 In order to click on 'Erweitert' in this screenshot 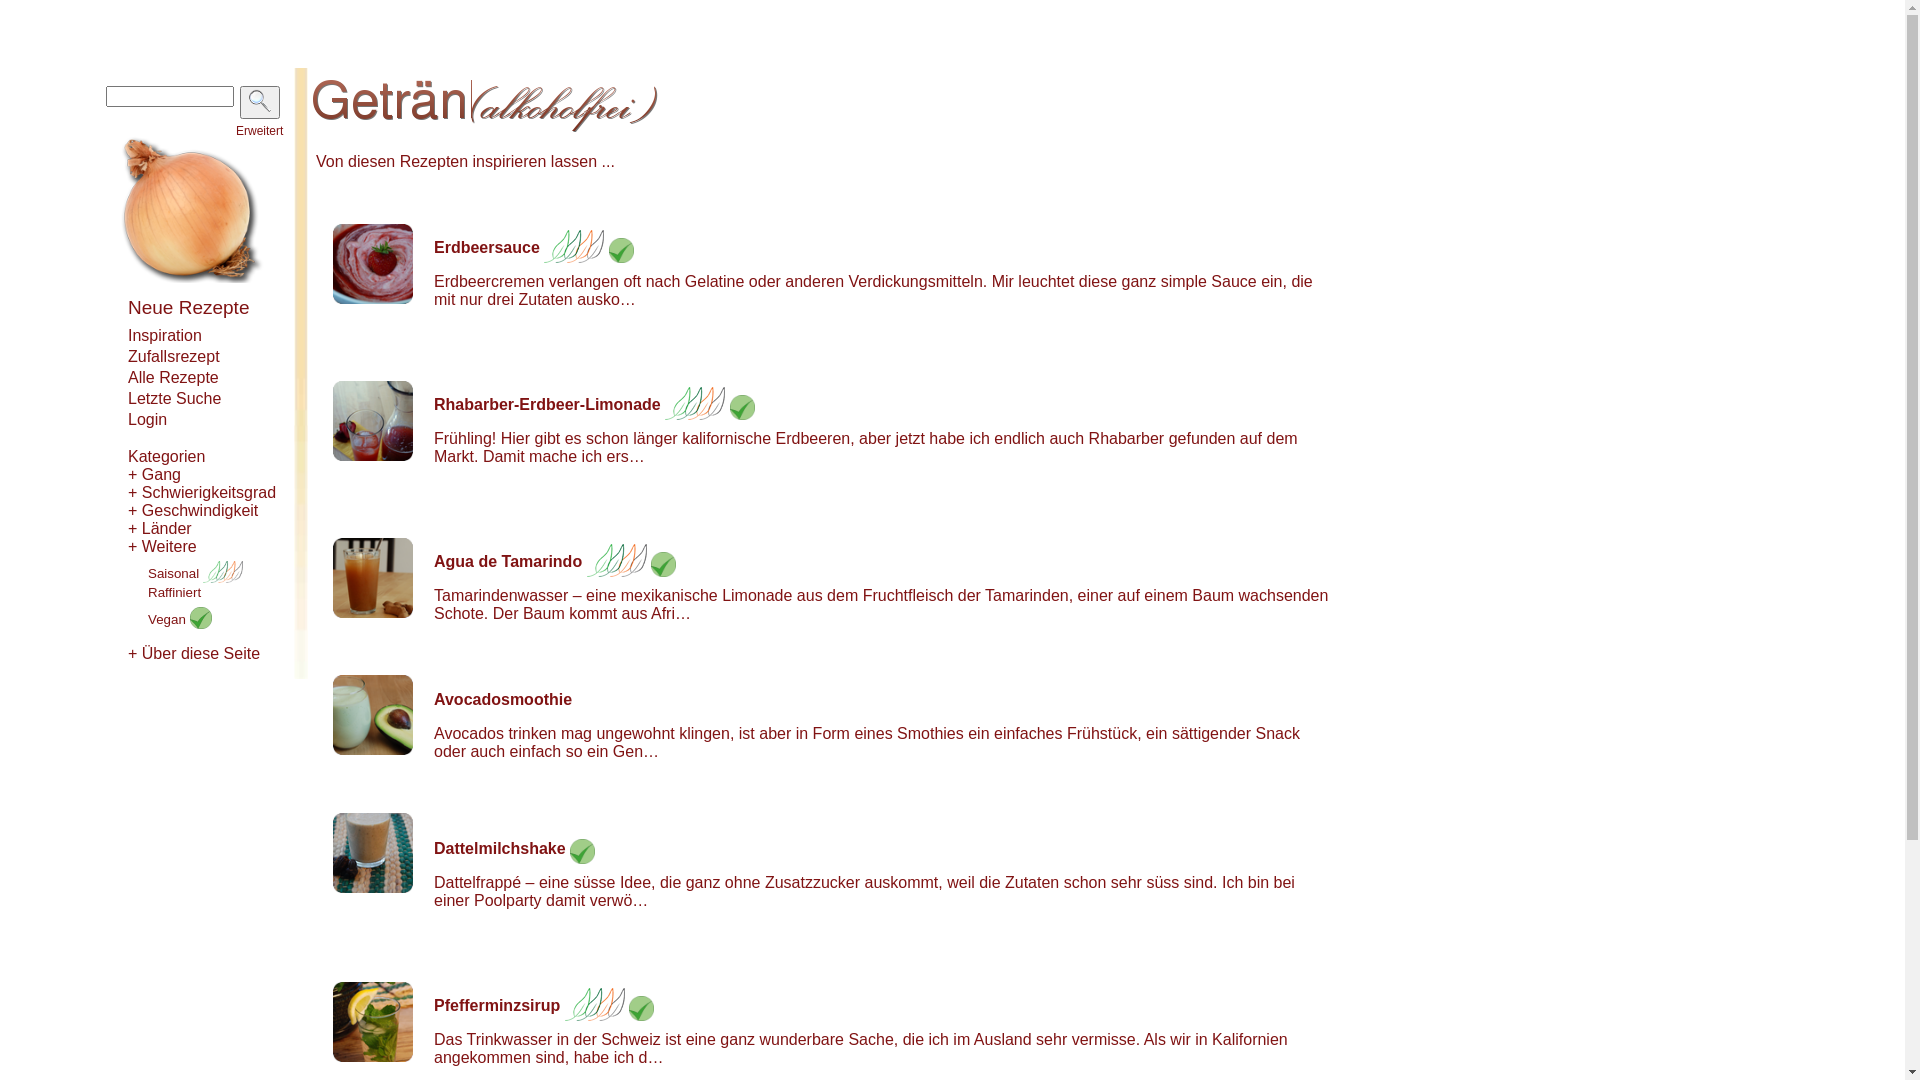, I will do `click(258, 131)`.